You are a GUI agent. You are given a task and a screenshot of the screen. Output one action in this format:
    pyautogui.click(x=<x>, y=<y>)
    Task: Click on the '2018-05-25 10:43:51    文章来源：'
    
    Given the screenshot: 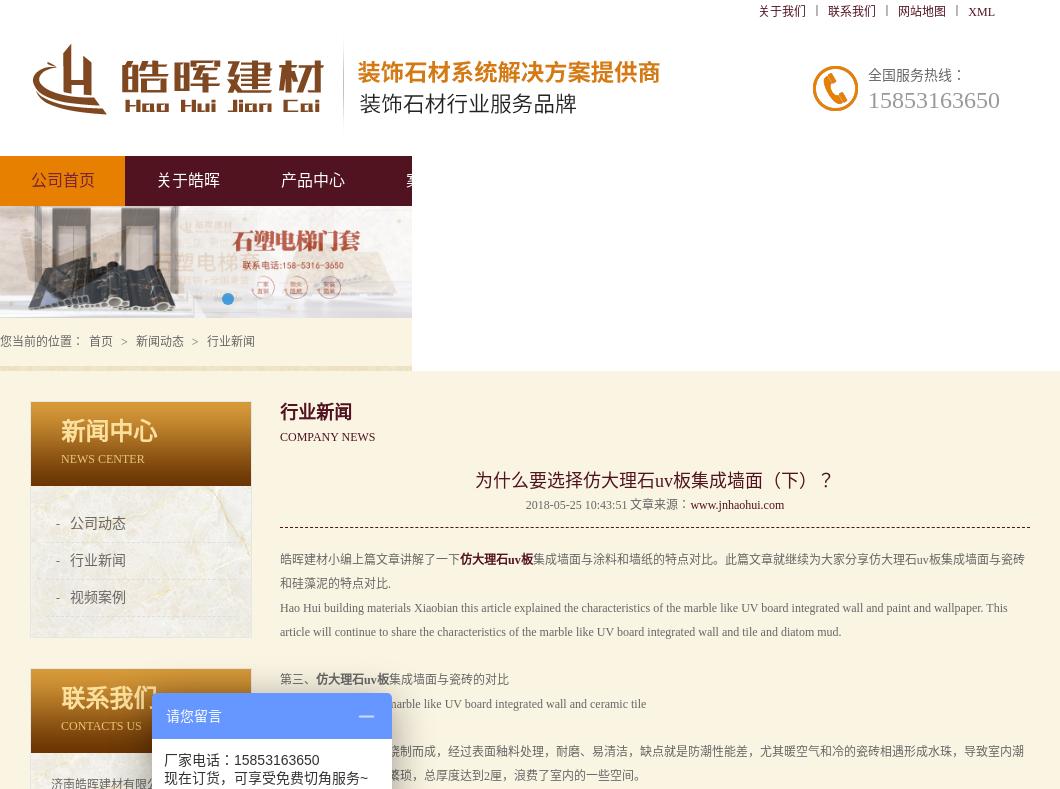 What is the action you would take?
    pyautogui.click(x=607, y=503)
    